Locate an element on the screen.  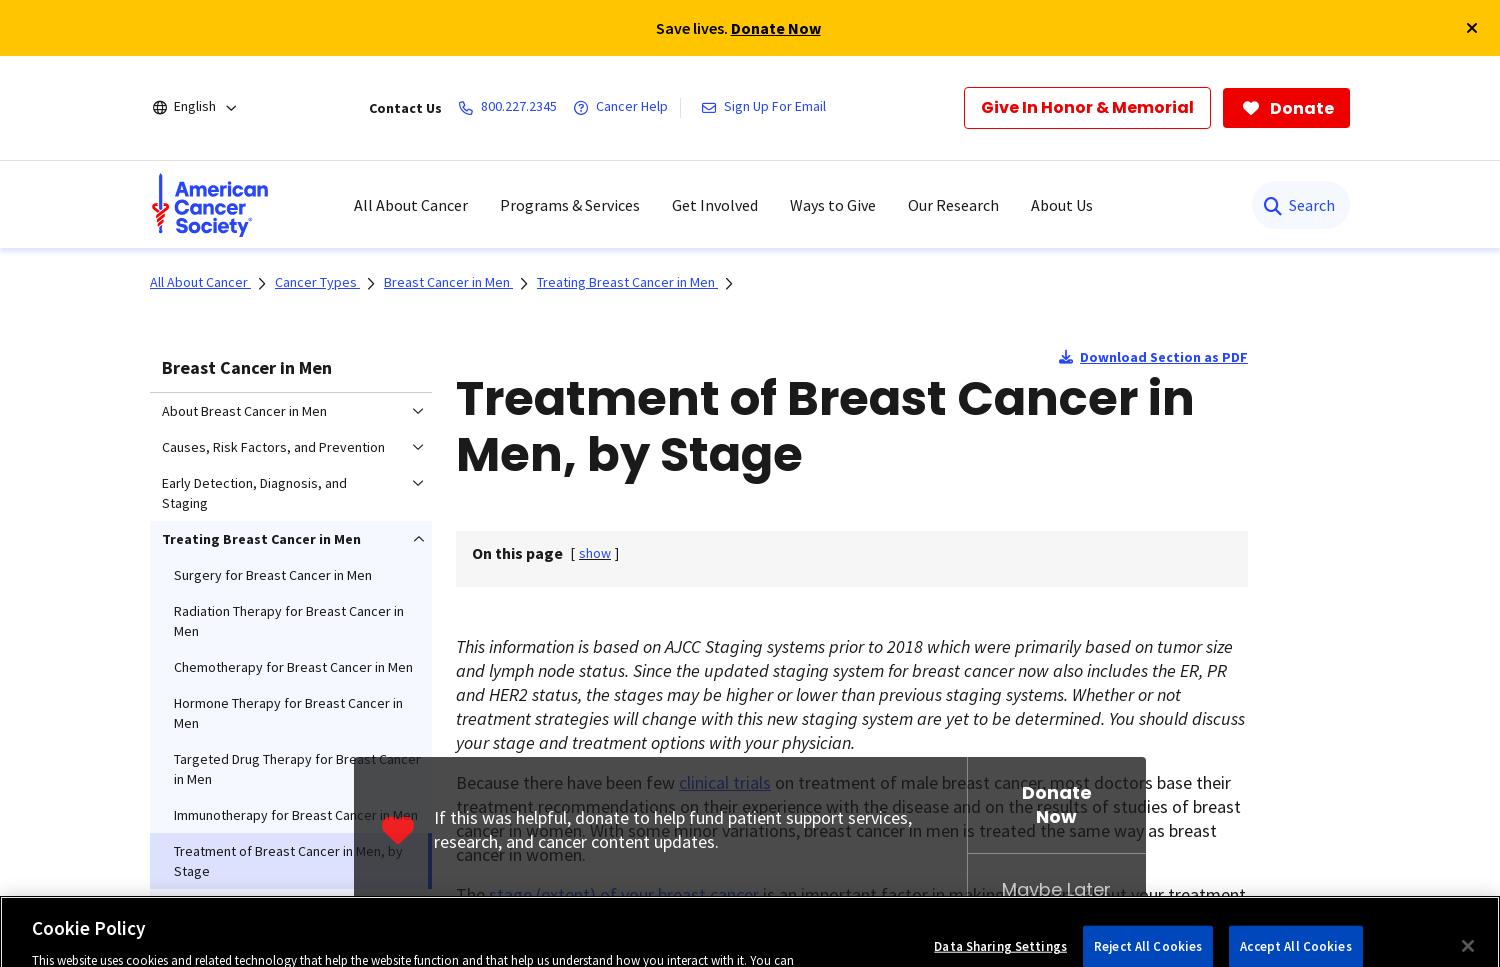
'clinical trials' is located at coordinates (723, 781).